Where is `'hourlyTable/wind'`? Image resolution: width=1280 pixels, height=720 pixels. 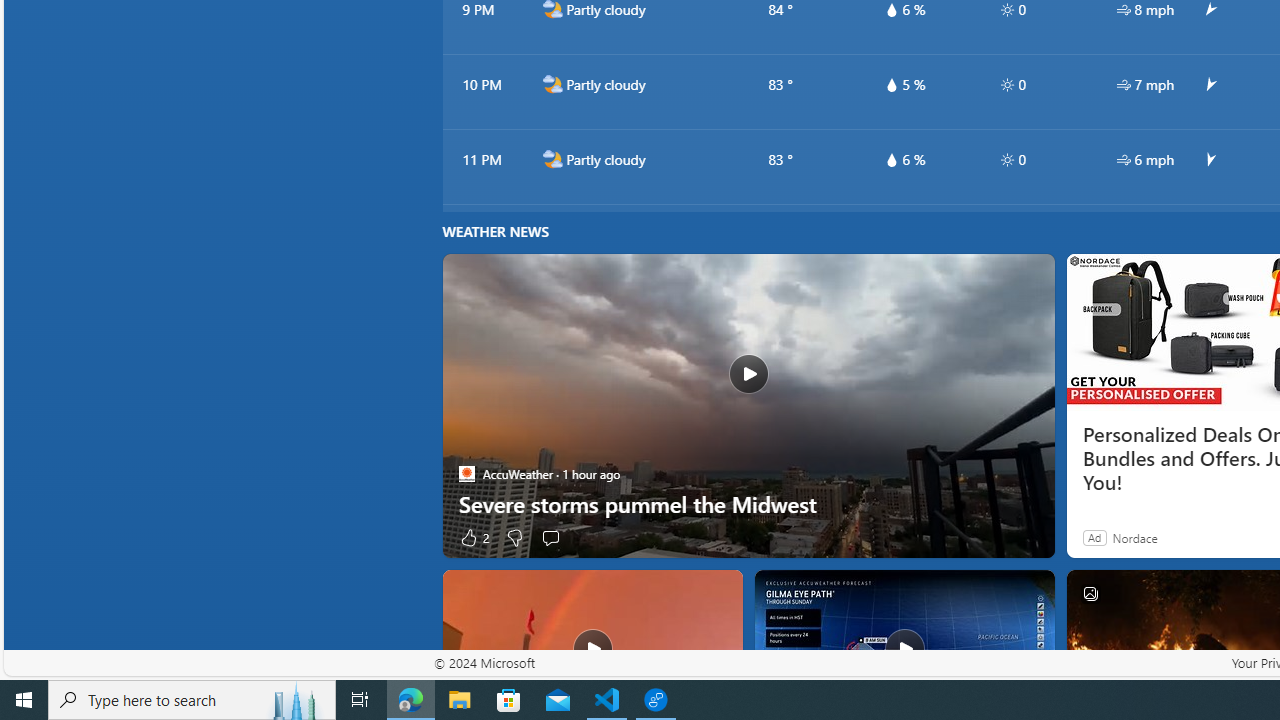
'hourlyTable/wind' is located at coordinates (1123, 158).